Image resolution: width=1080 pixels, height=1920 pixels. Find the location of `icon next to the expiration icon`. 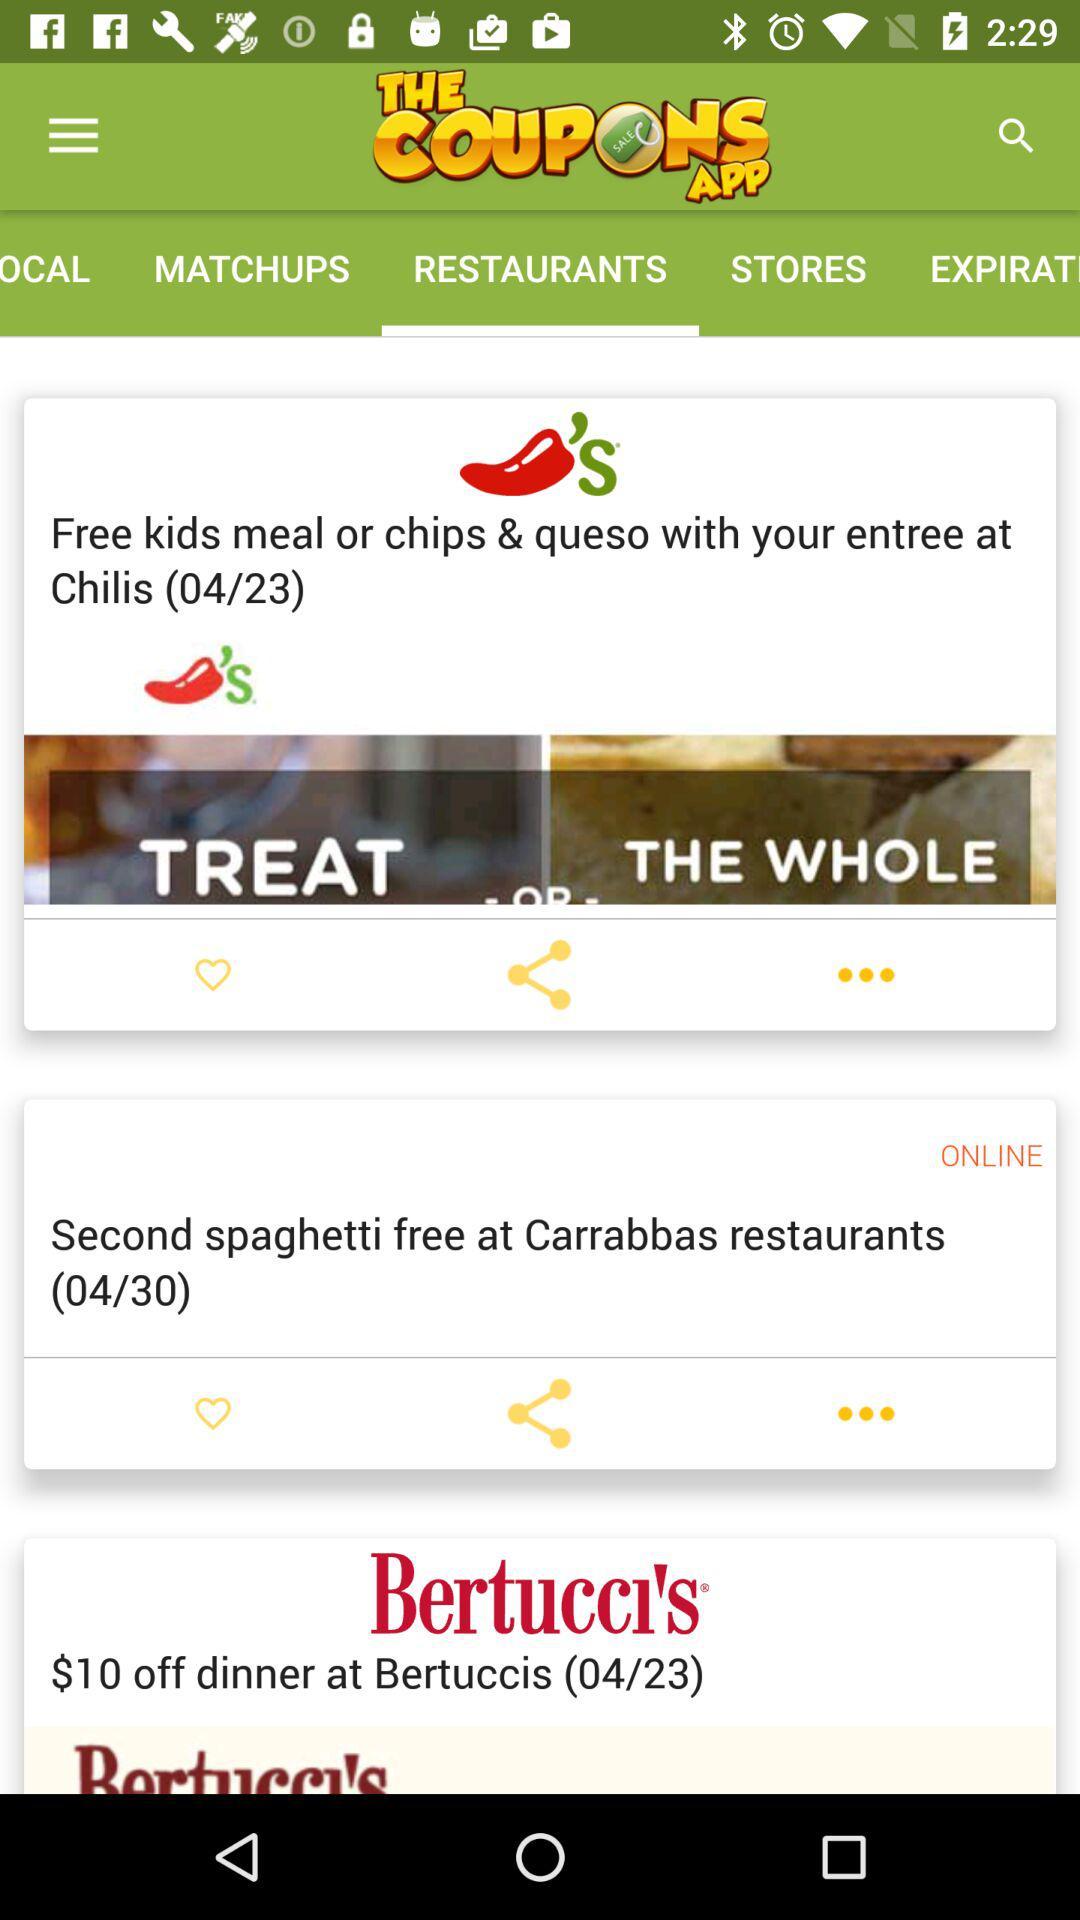

icon next to the expiration icon is located at coordinates (797, 266).